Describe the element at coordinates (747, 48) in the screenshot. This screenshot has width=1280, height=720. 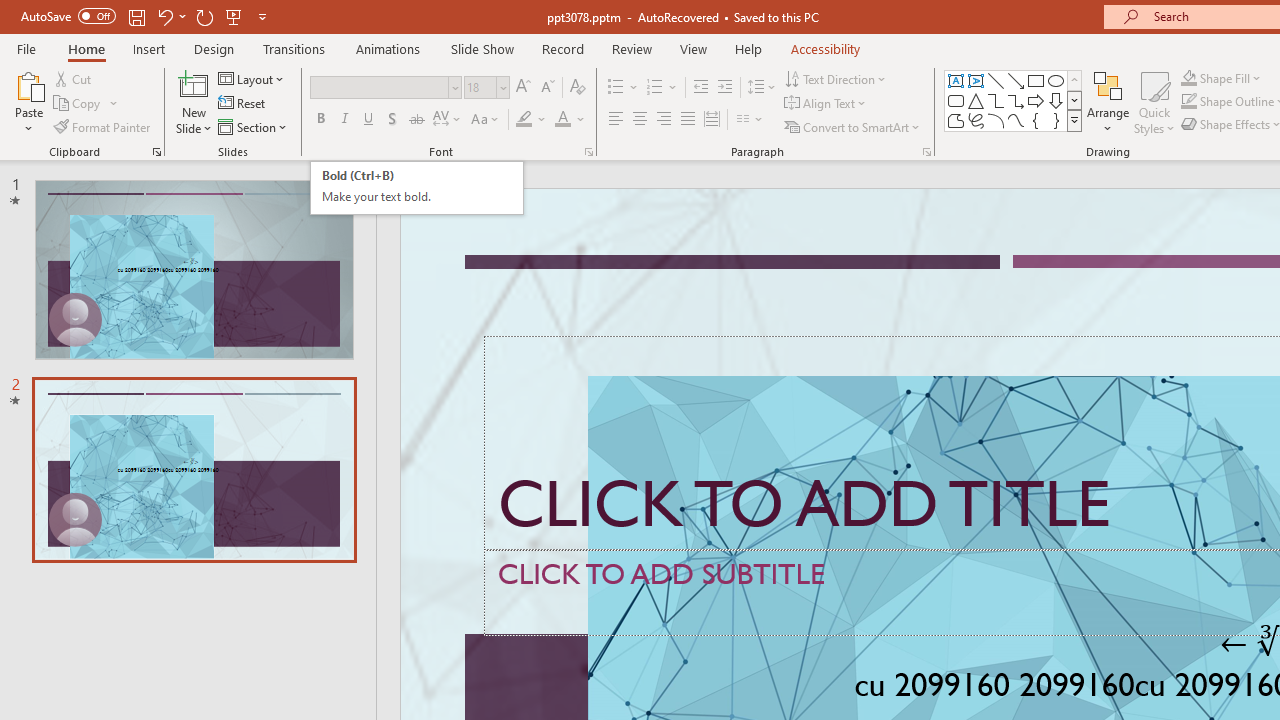
I see `'Help'` at that location.